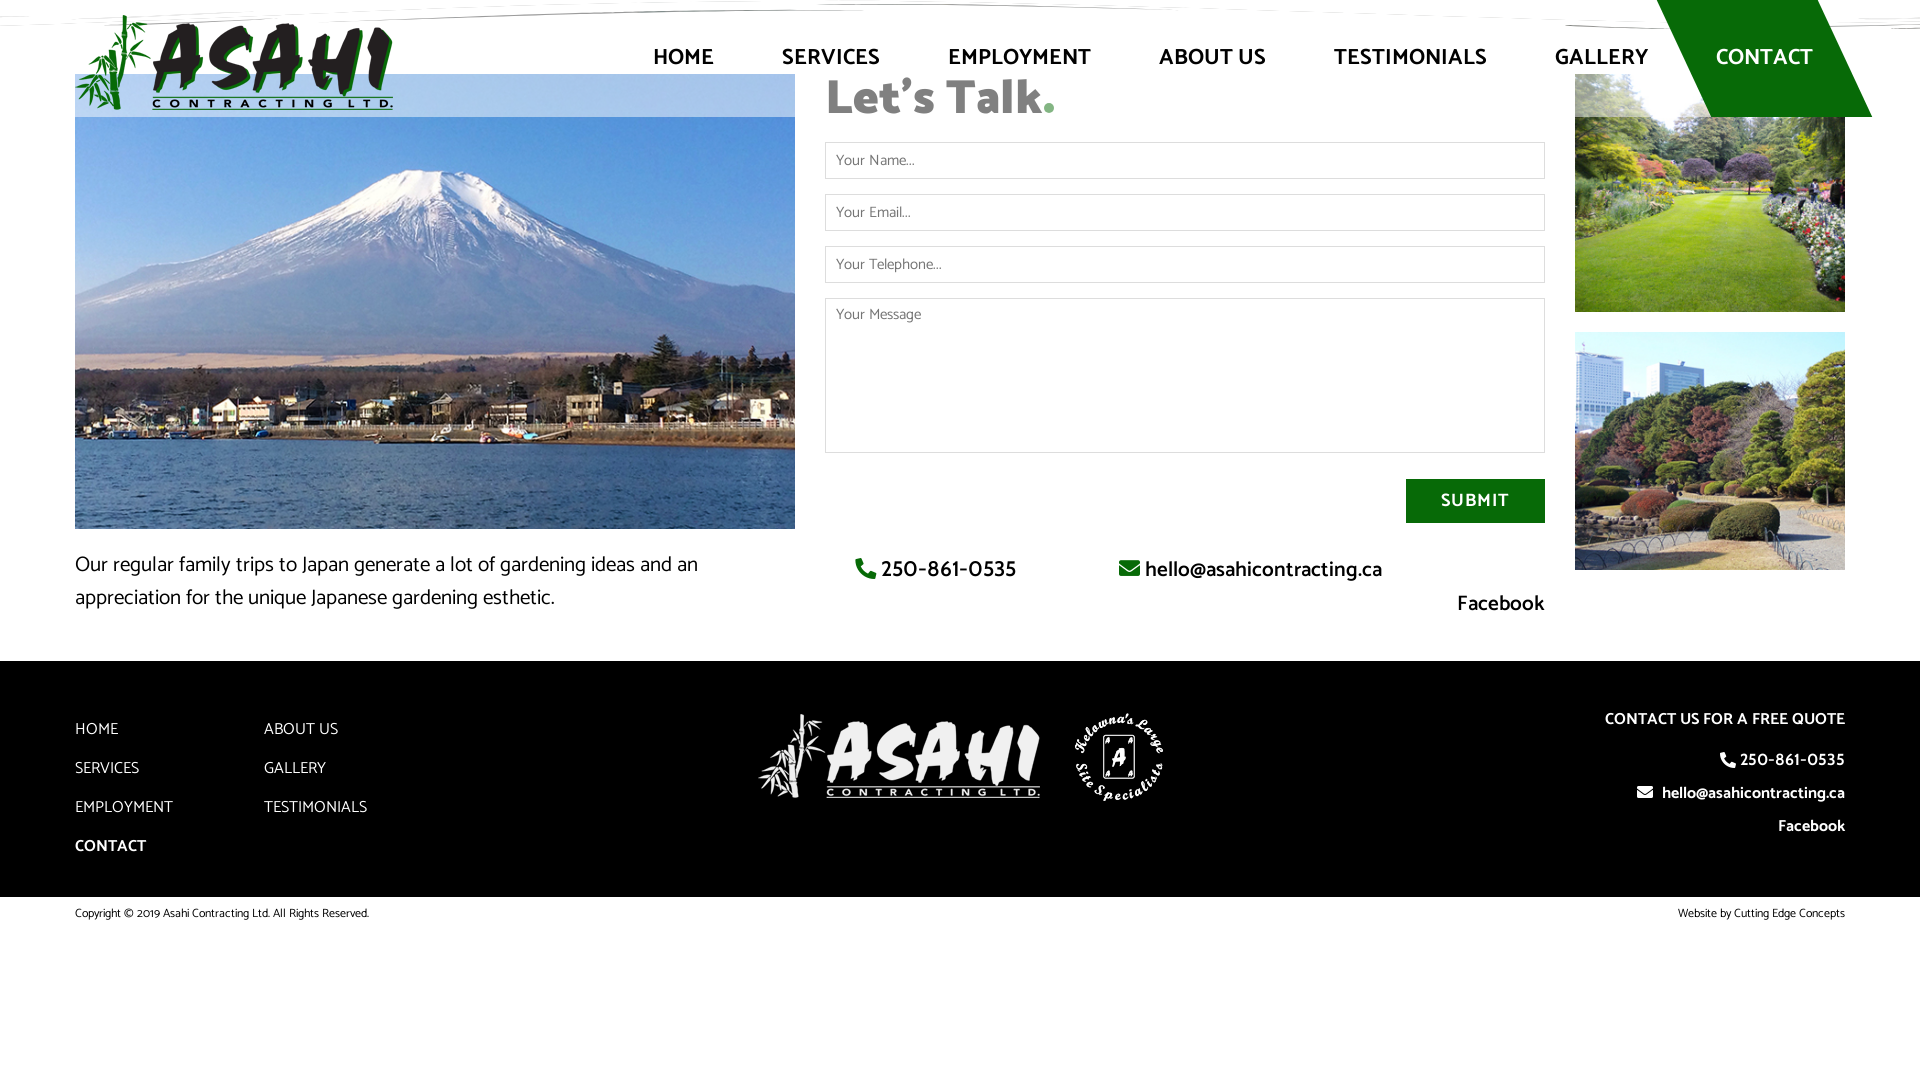  Describe the element at coordinates (1769, 826) in the screenshot. I see `'Facebook'` at that location.